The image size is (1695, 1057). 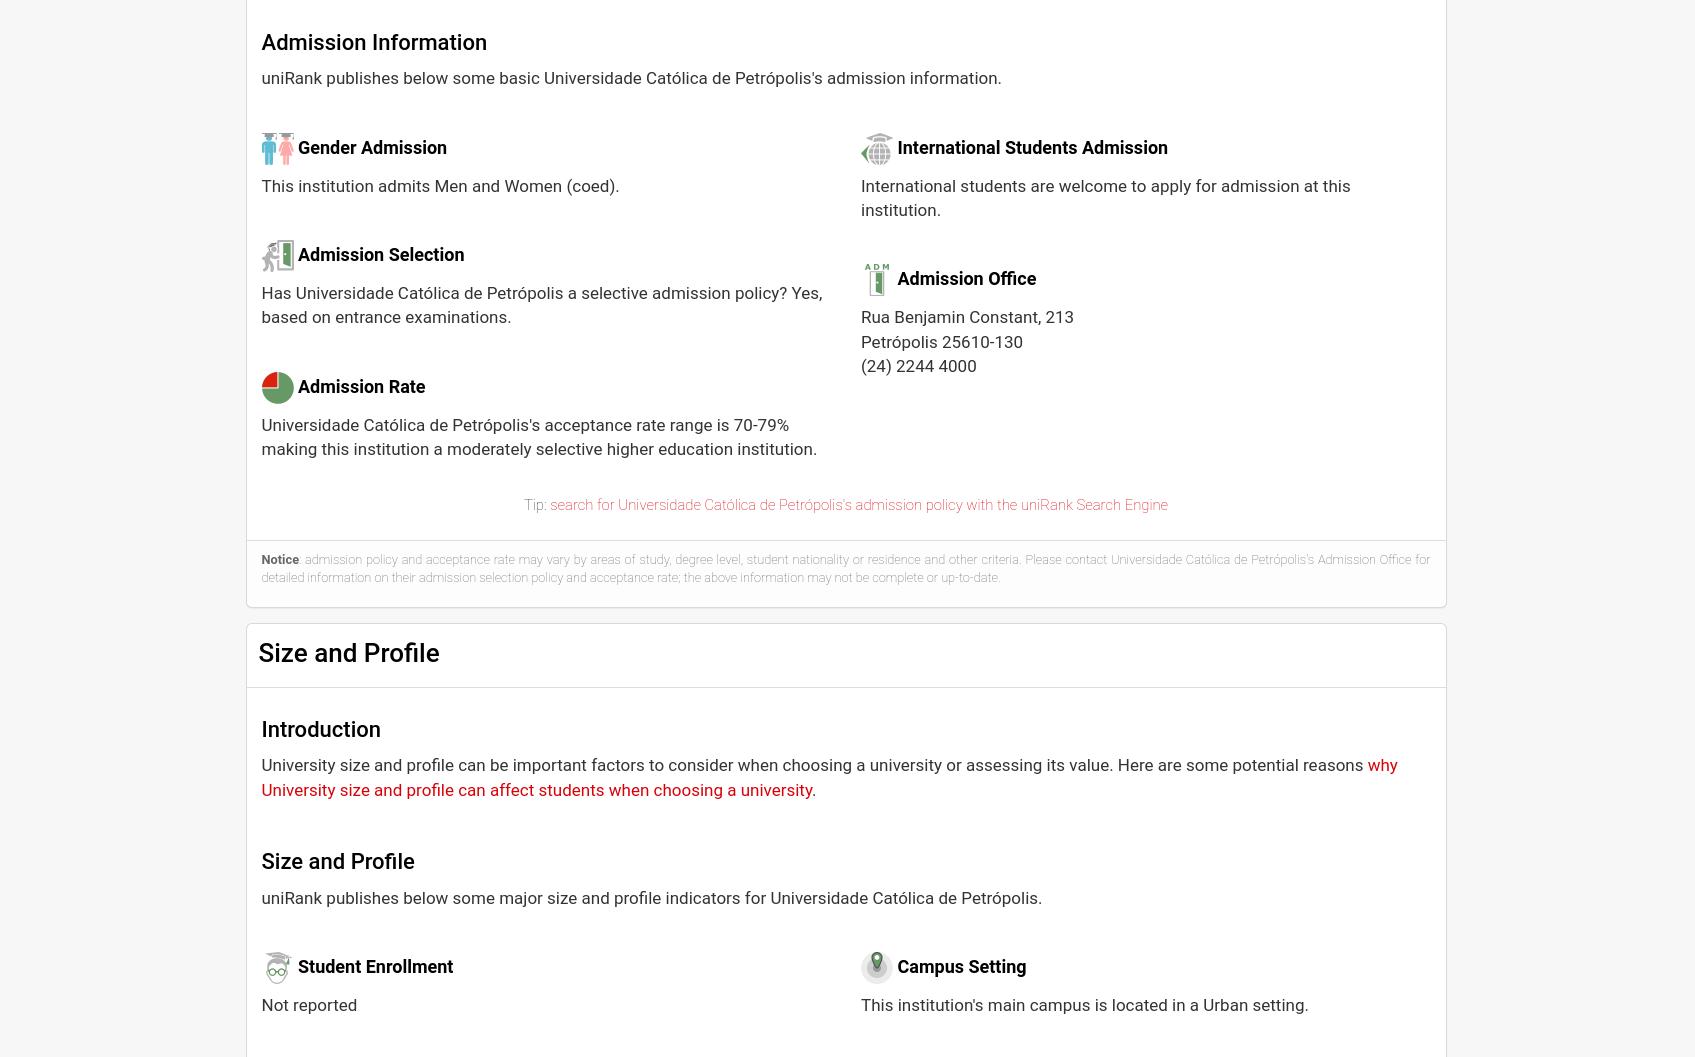 I want to click on 'Has Universidade Católica de Petrópolis a selective admission policy? Yes, based on entrance examinations.', so click(x=541, y=305).